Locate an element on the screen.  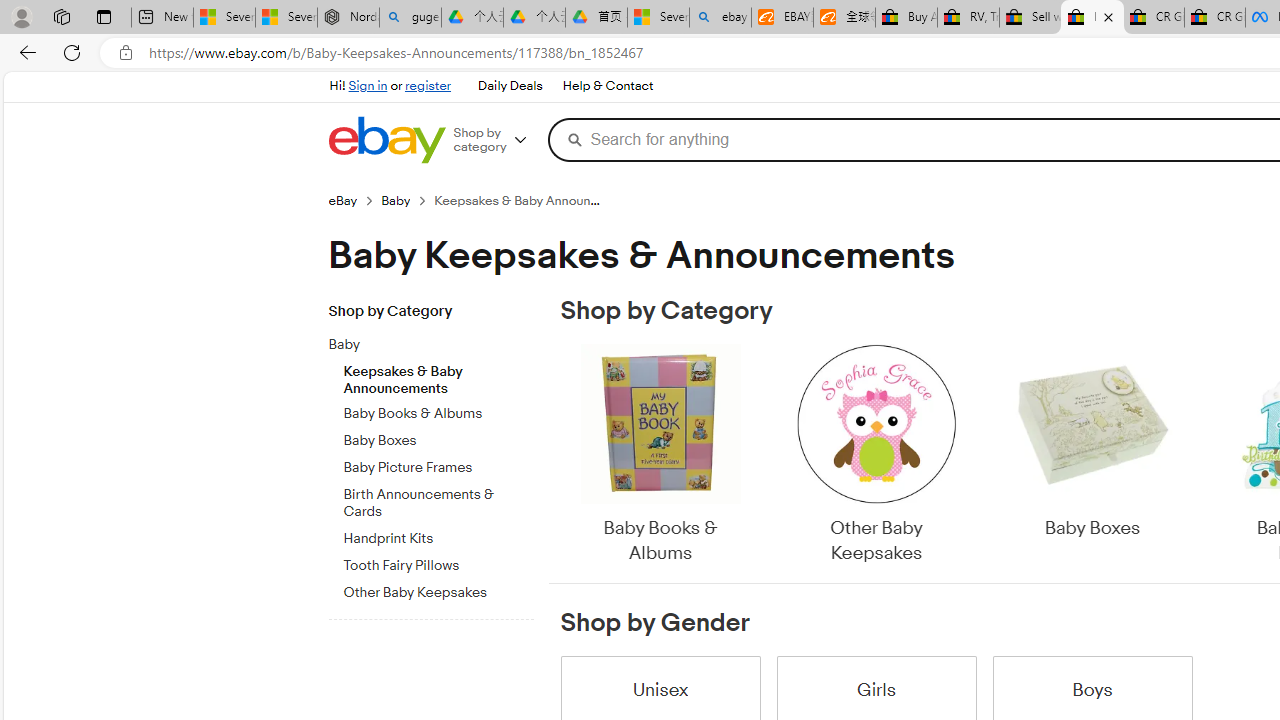
'Daily Deals' is located at coordinates (510, 86).